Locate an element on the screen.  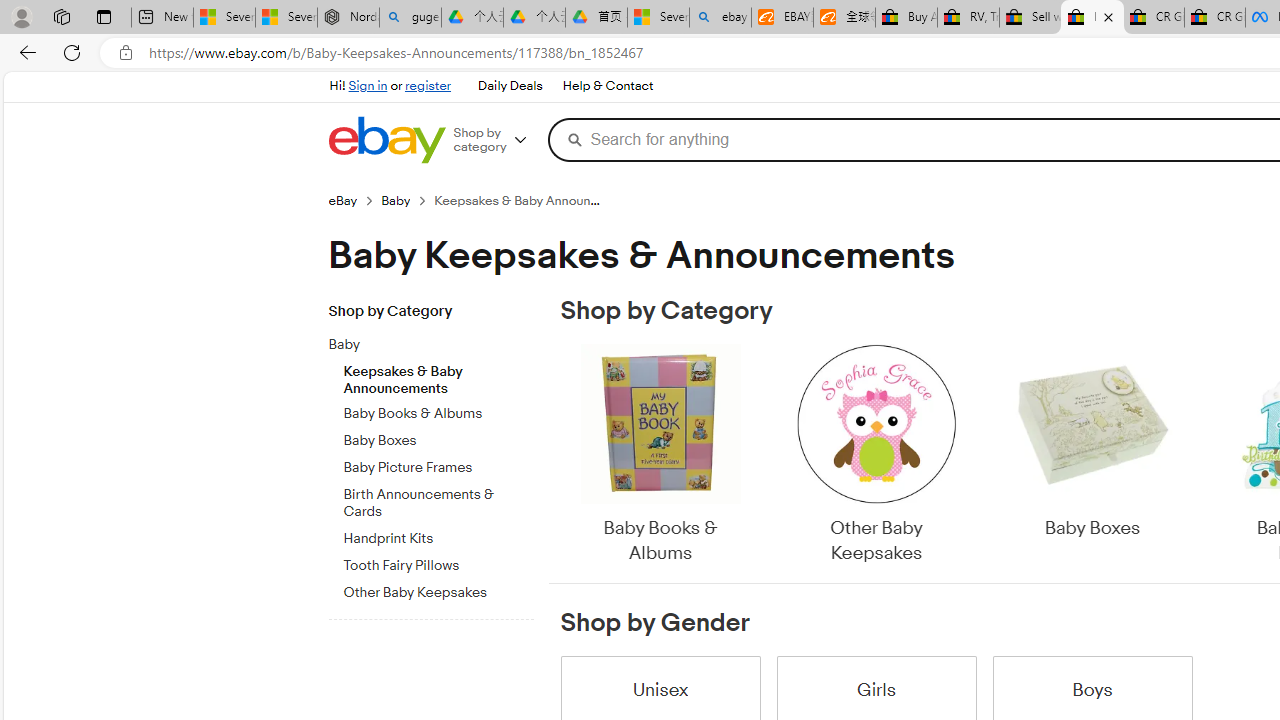
'Daily Deals' is located at coordinates (510, 86).